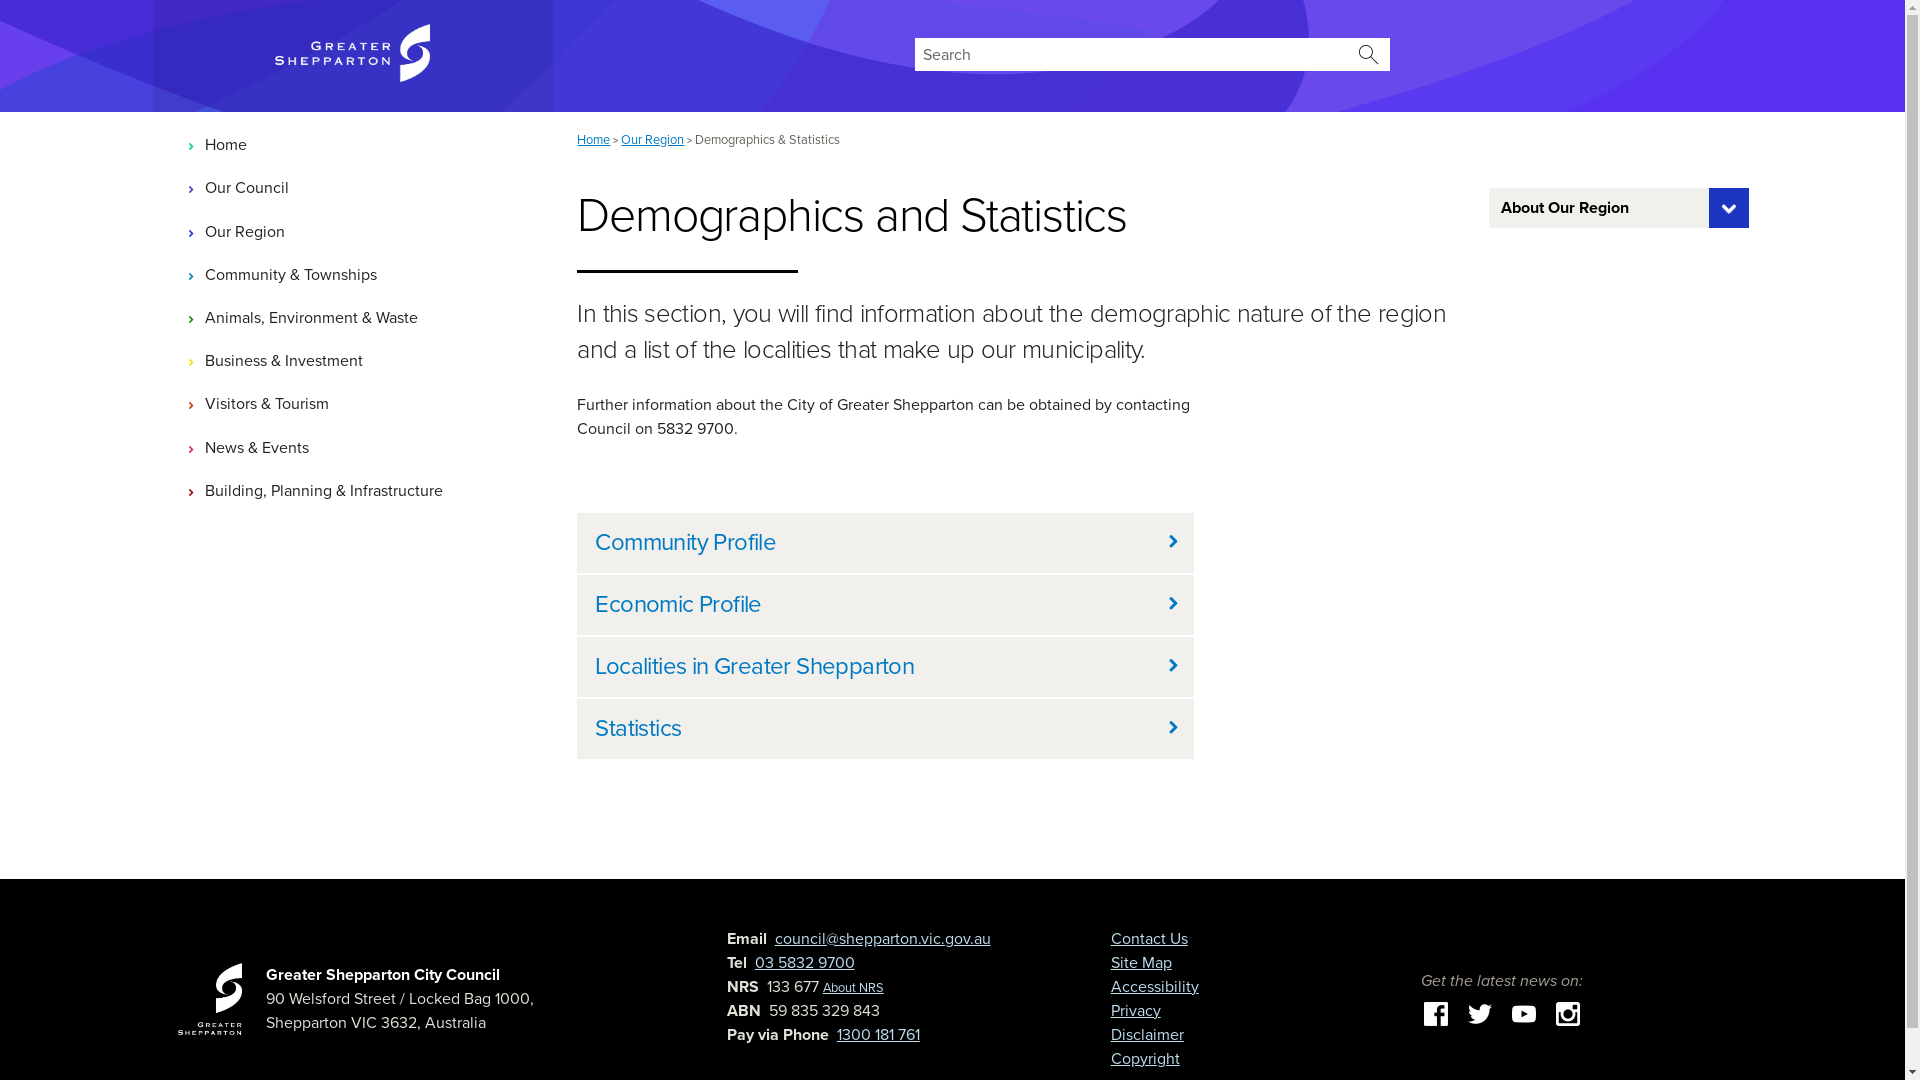 The width and height of the screenshot is (1920, 1080). Describe the element at coordinates (353, 404) in the screenshot. I see `'Visitors & Tourism'` at that location.